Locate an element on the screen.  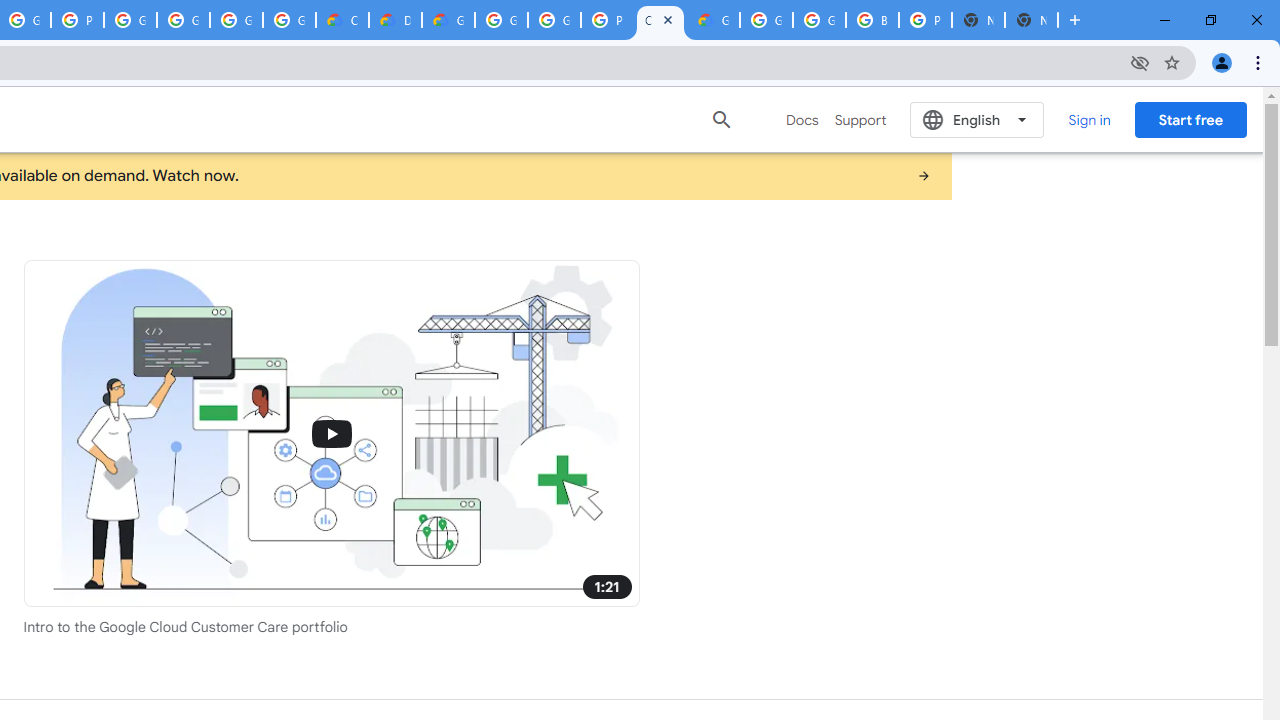
'Support illustration' is located at coordinates (331, 432).